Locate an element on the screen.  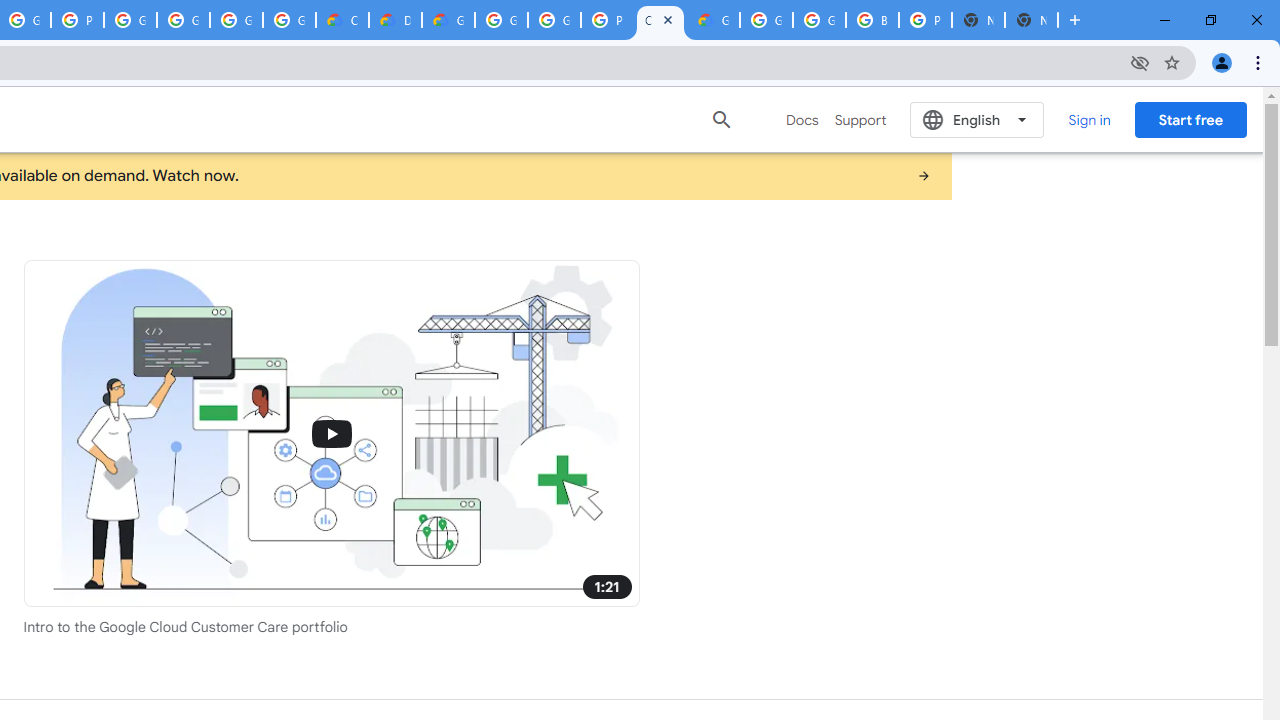
'Support illustration' is located at coordinates (331, 432).